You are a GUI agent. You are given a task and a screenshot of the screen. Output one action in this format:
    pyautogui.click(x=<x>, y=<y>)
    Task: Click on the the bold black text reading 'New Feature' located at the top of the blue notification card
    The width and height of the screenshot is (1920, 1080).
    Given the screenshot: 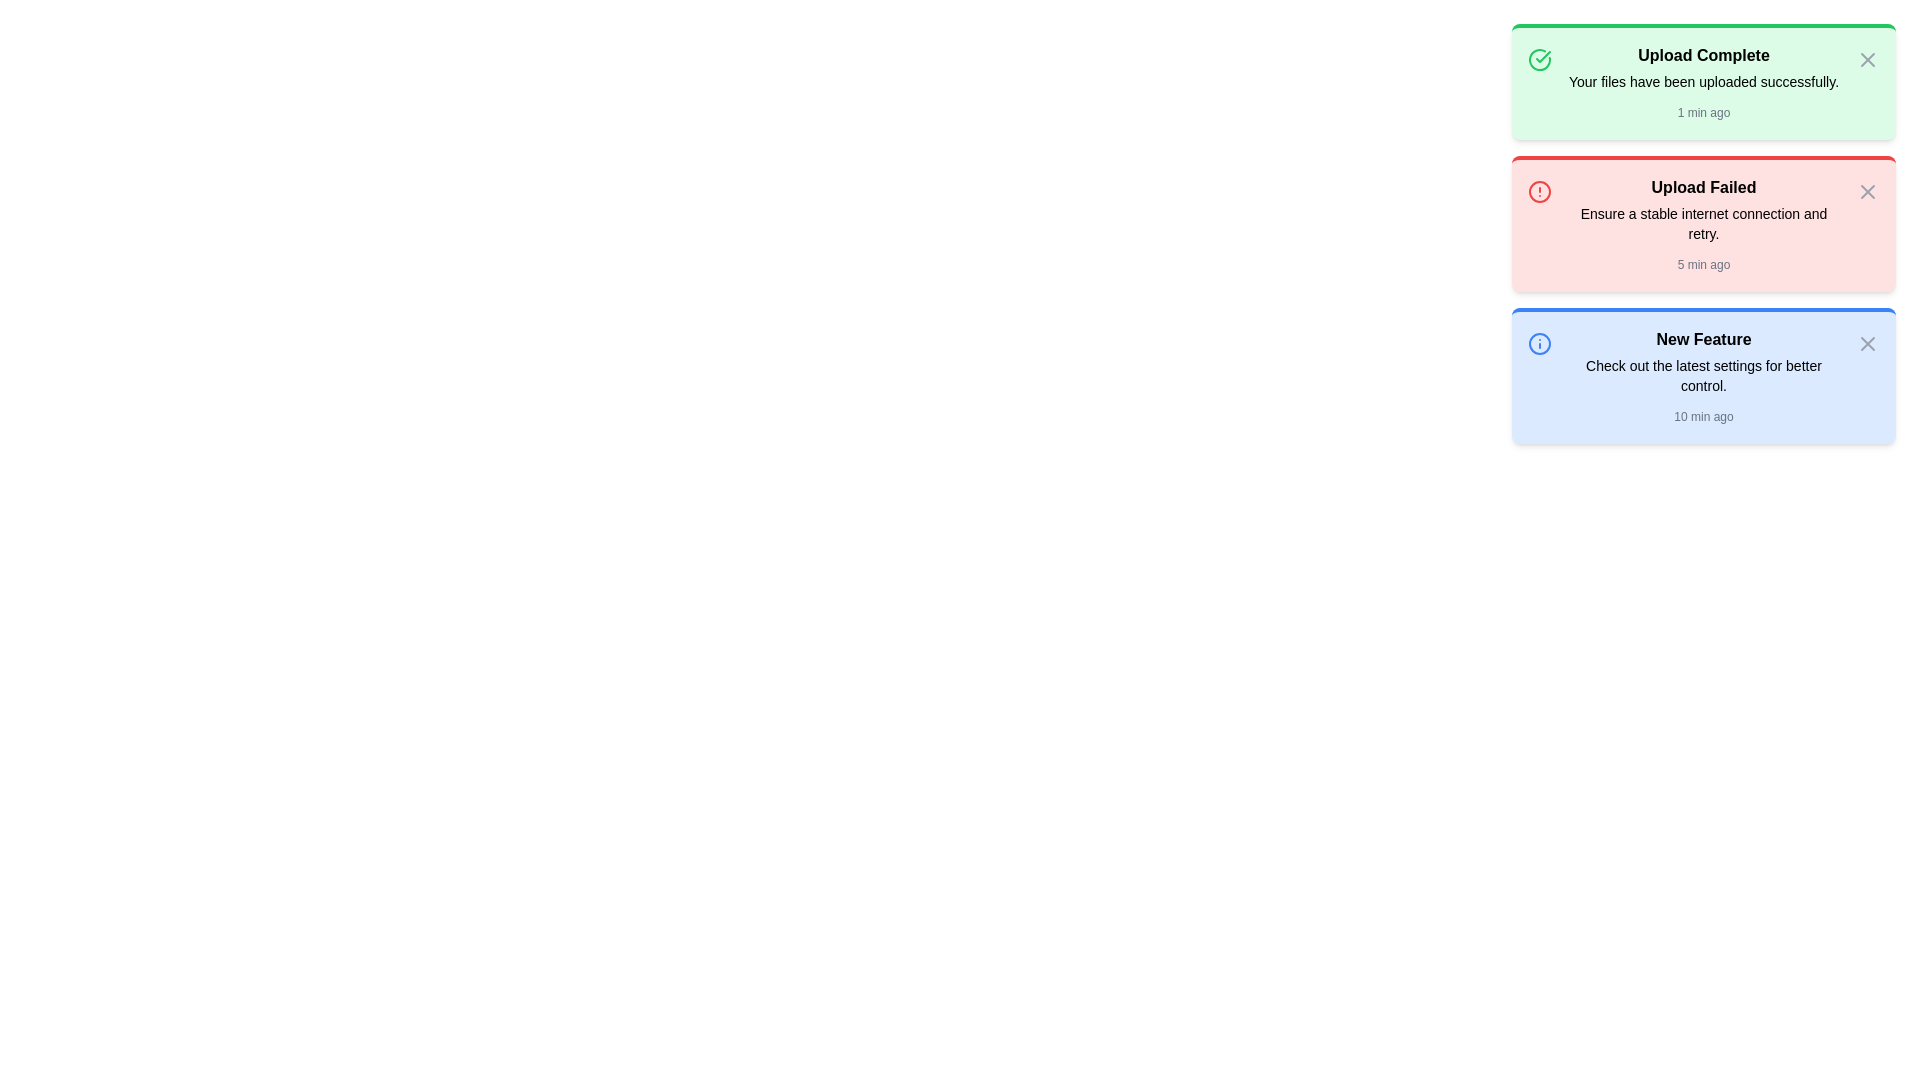 What is the action you would take?
    pyautogui.click(x=1703, y=338)
    